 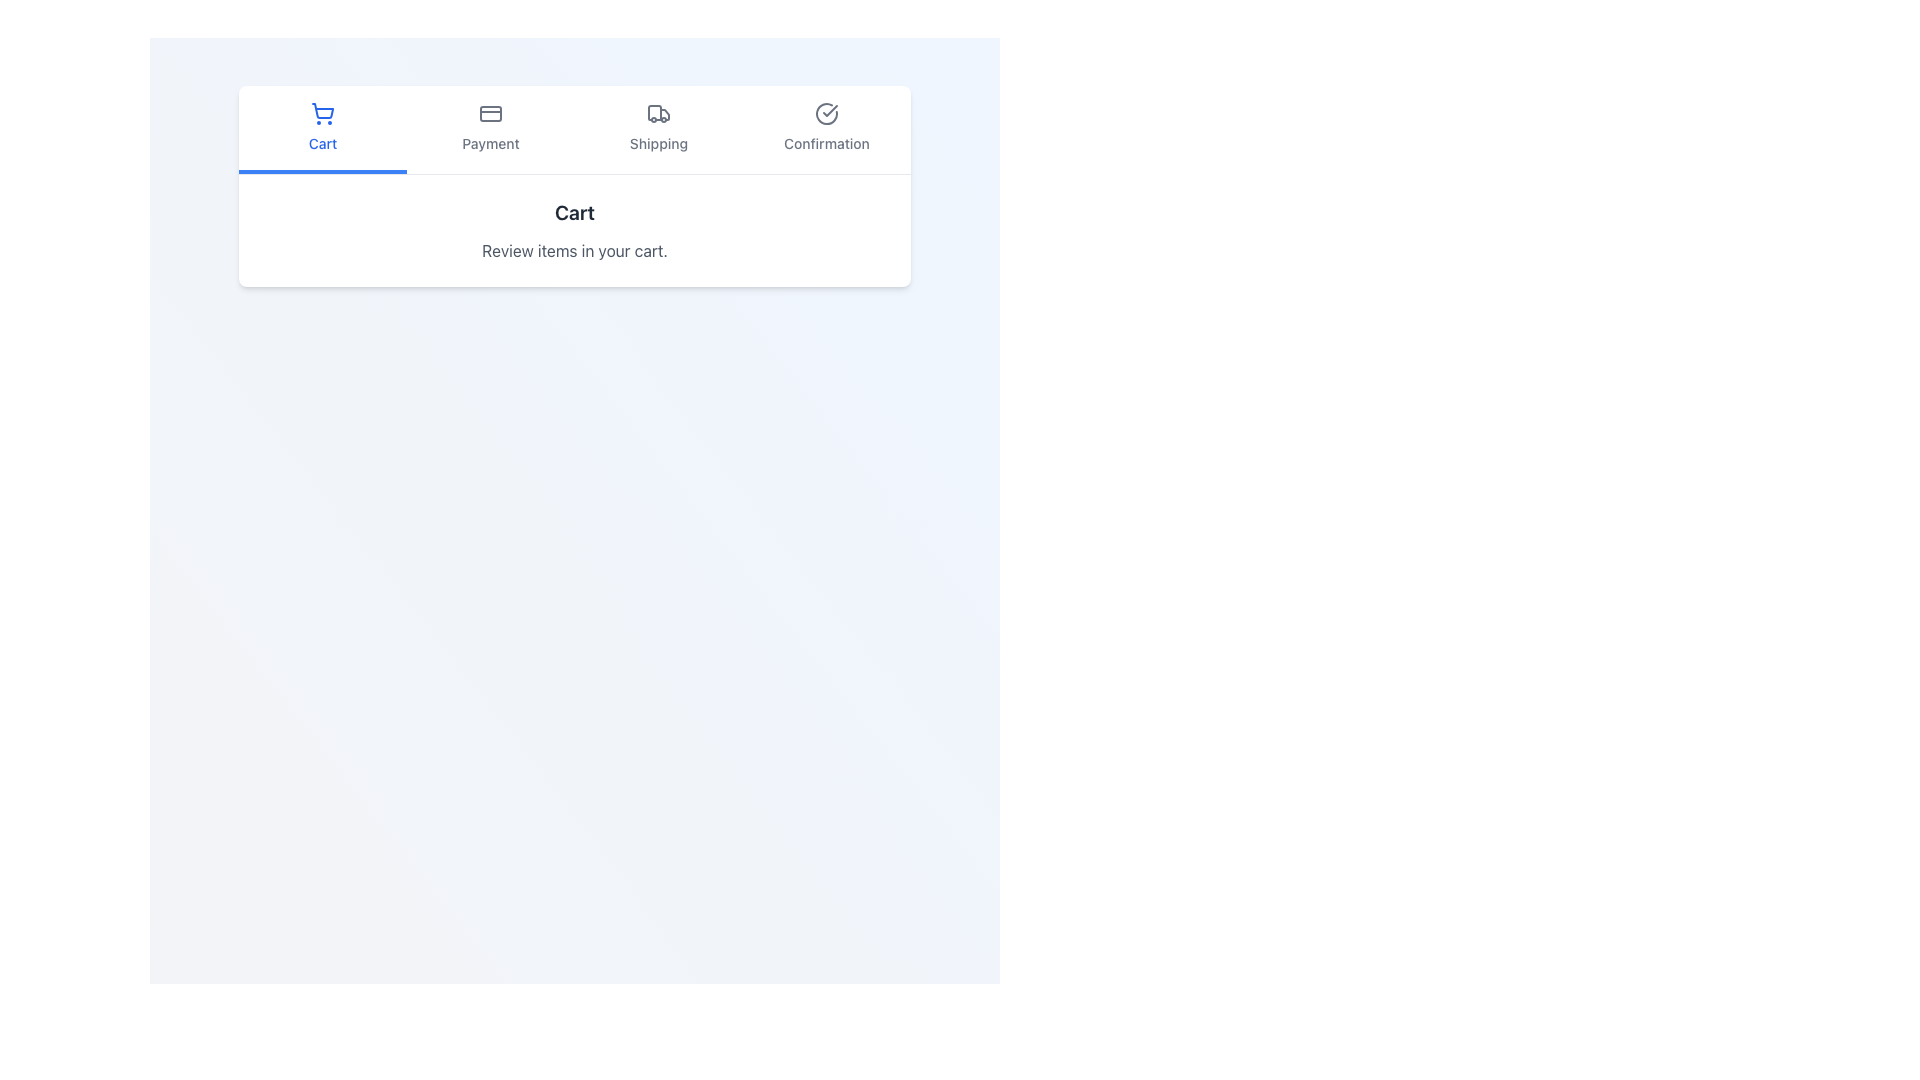 What do you see at coordinates (658, 114) in the screenshot?
I see `the truck icon in the Shipping section of the navigation bar, which is characterized by its minimalist design and linear strokes, positioned between the Payment and Confirmation sections` at bounding box center [658, 114].